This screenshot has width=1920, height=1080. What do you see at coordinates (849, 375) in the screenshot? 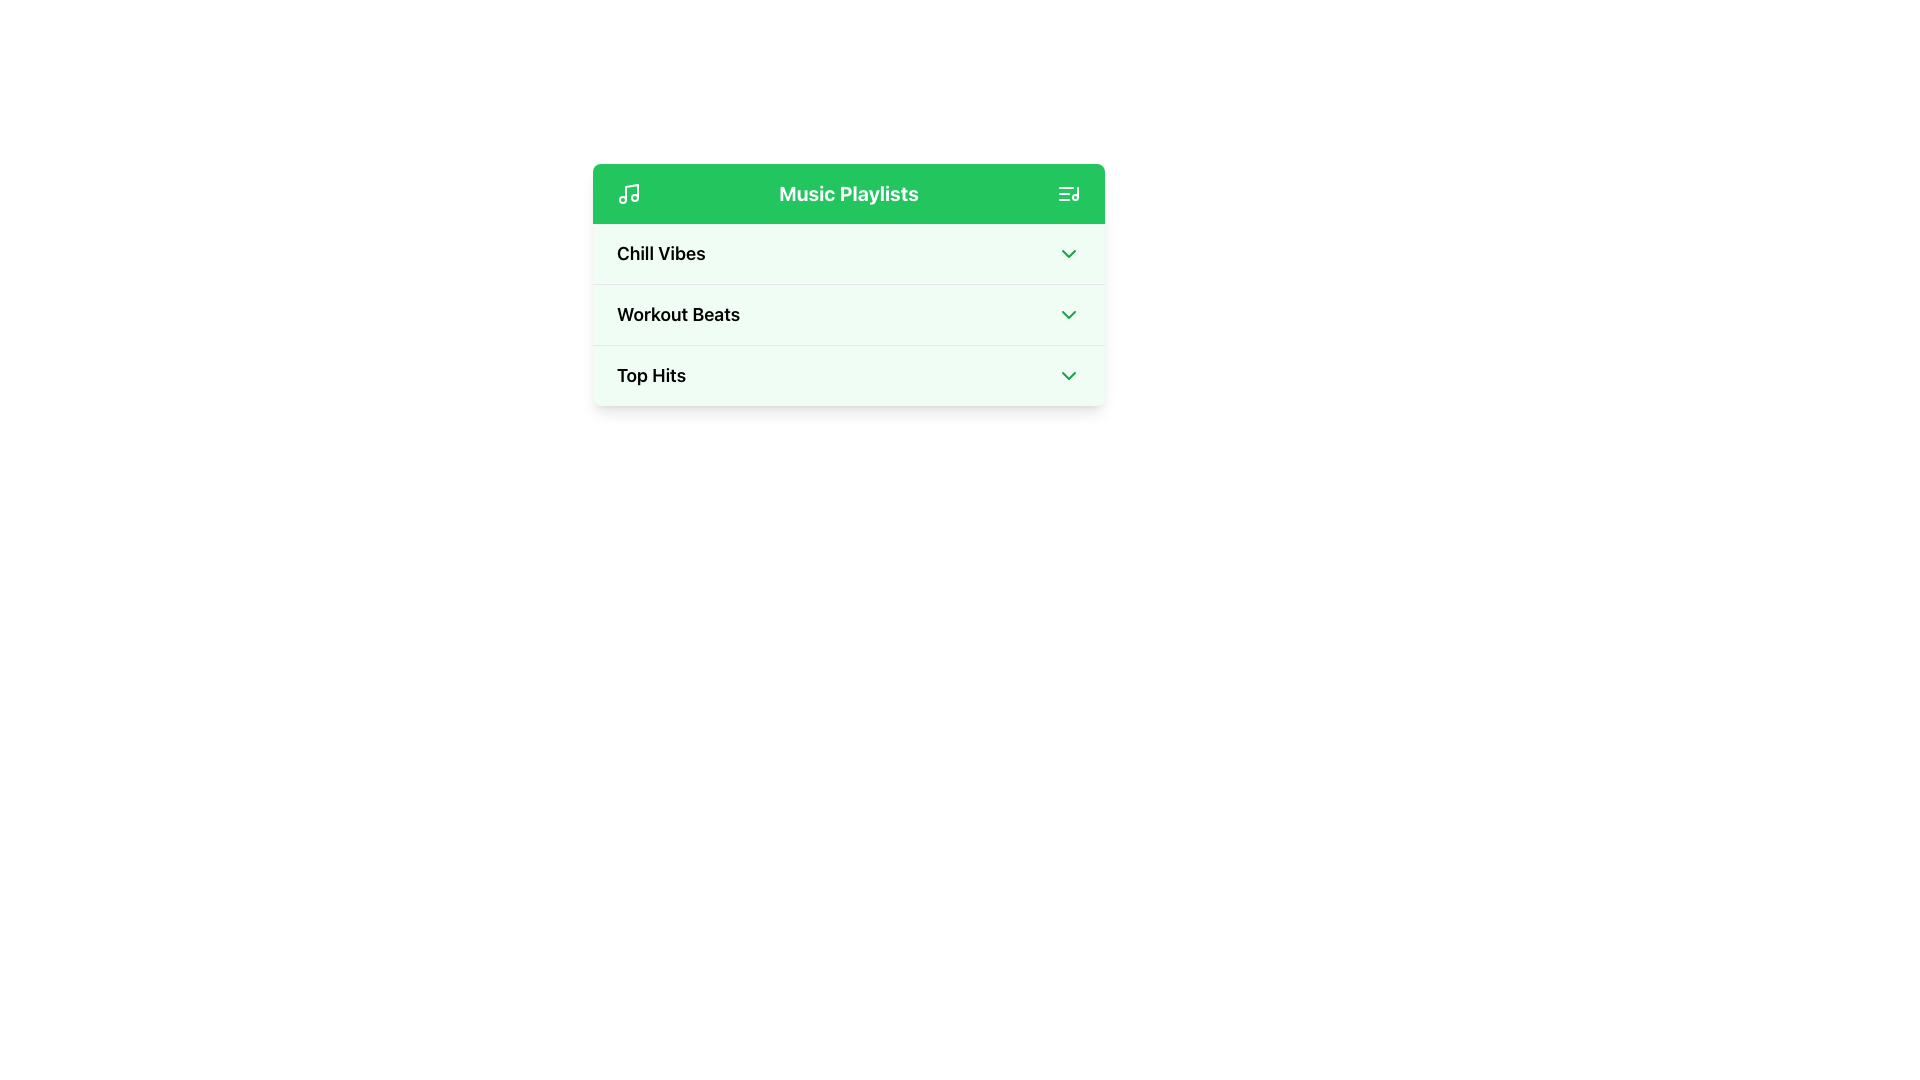
I see `the 'Top Hits' playlist option in the Music Playlists menu` at bounding box center [849, 375].